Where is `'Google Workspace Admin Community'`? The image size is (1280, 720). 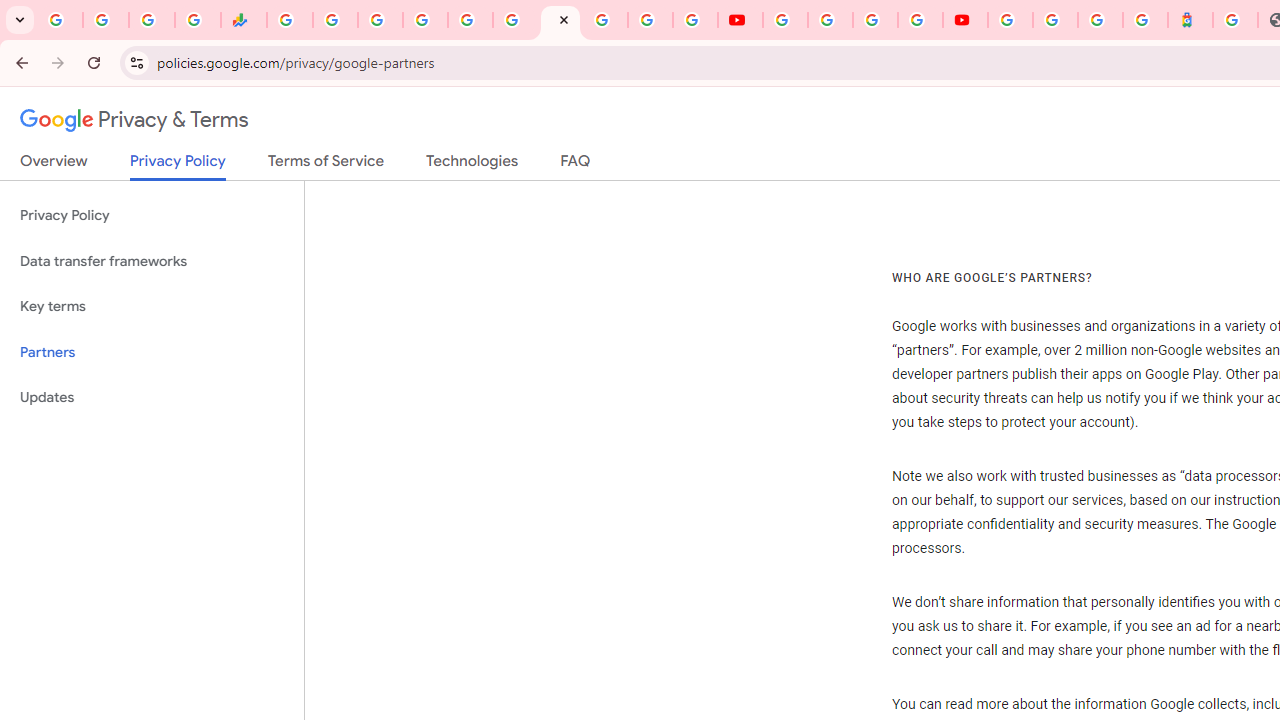 'Google Workspace Admin Community' is located at coordinates (60, 20).